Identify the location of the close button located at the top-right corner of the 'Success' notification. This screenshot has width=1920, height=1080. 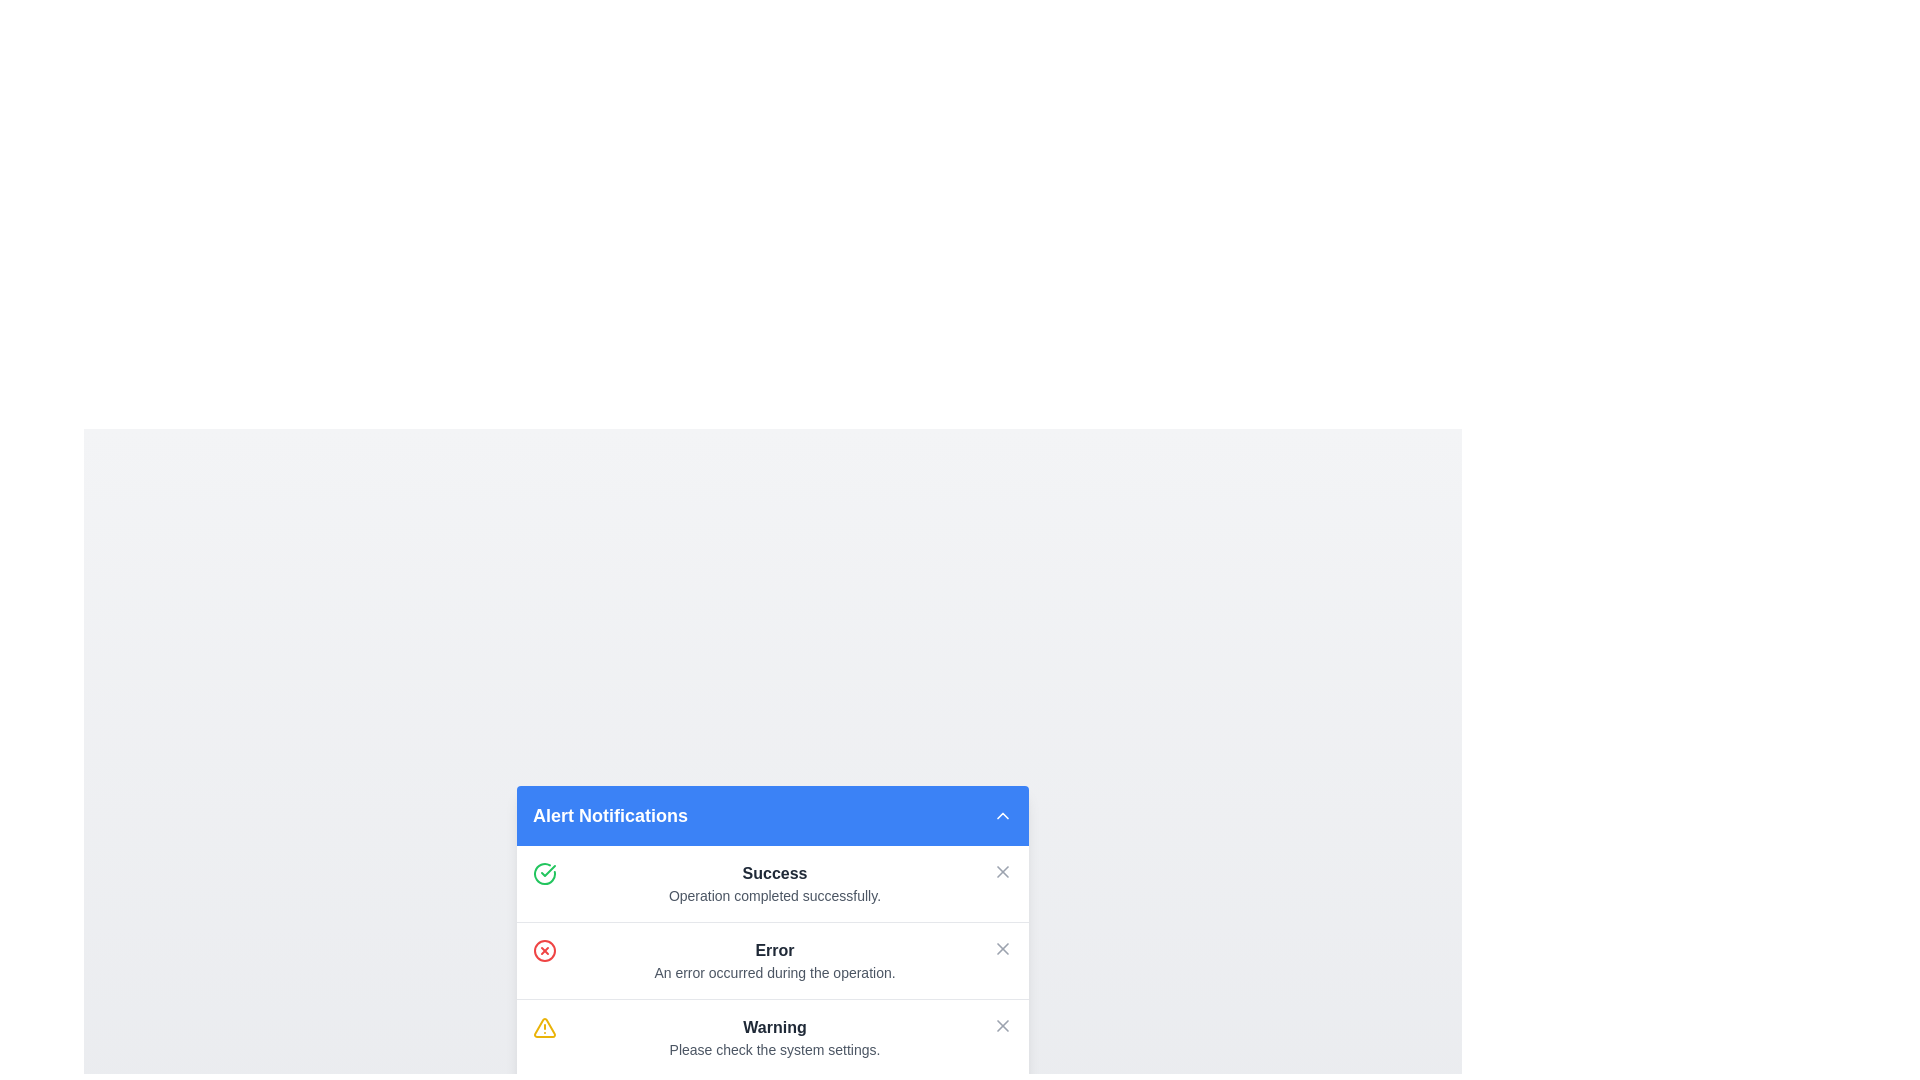
(1003, 870).